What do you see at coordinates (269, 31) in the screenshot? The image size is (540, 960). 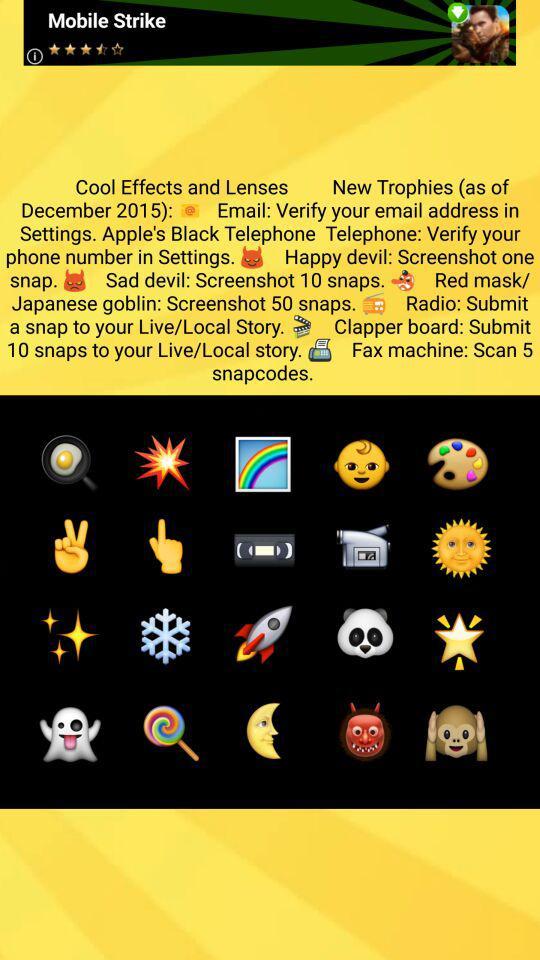 I see `clickable advertisement` at bounding box center [269, 31].